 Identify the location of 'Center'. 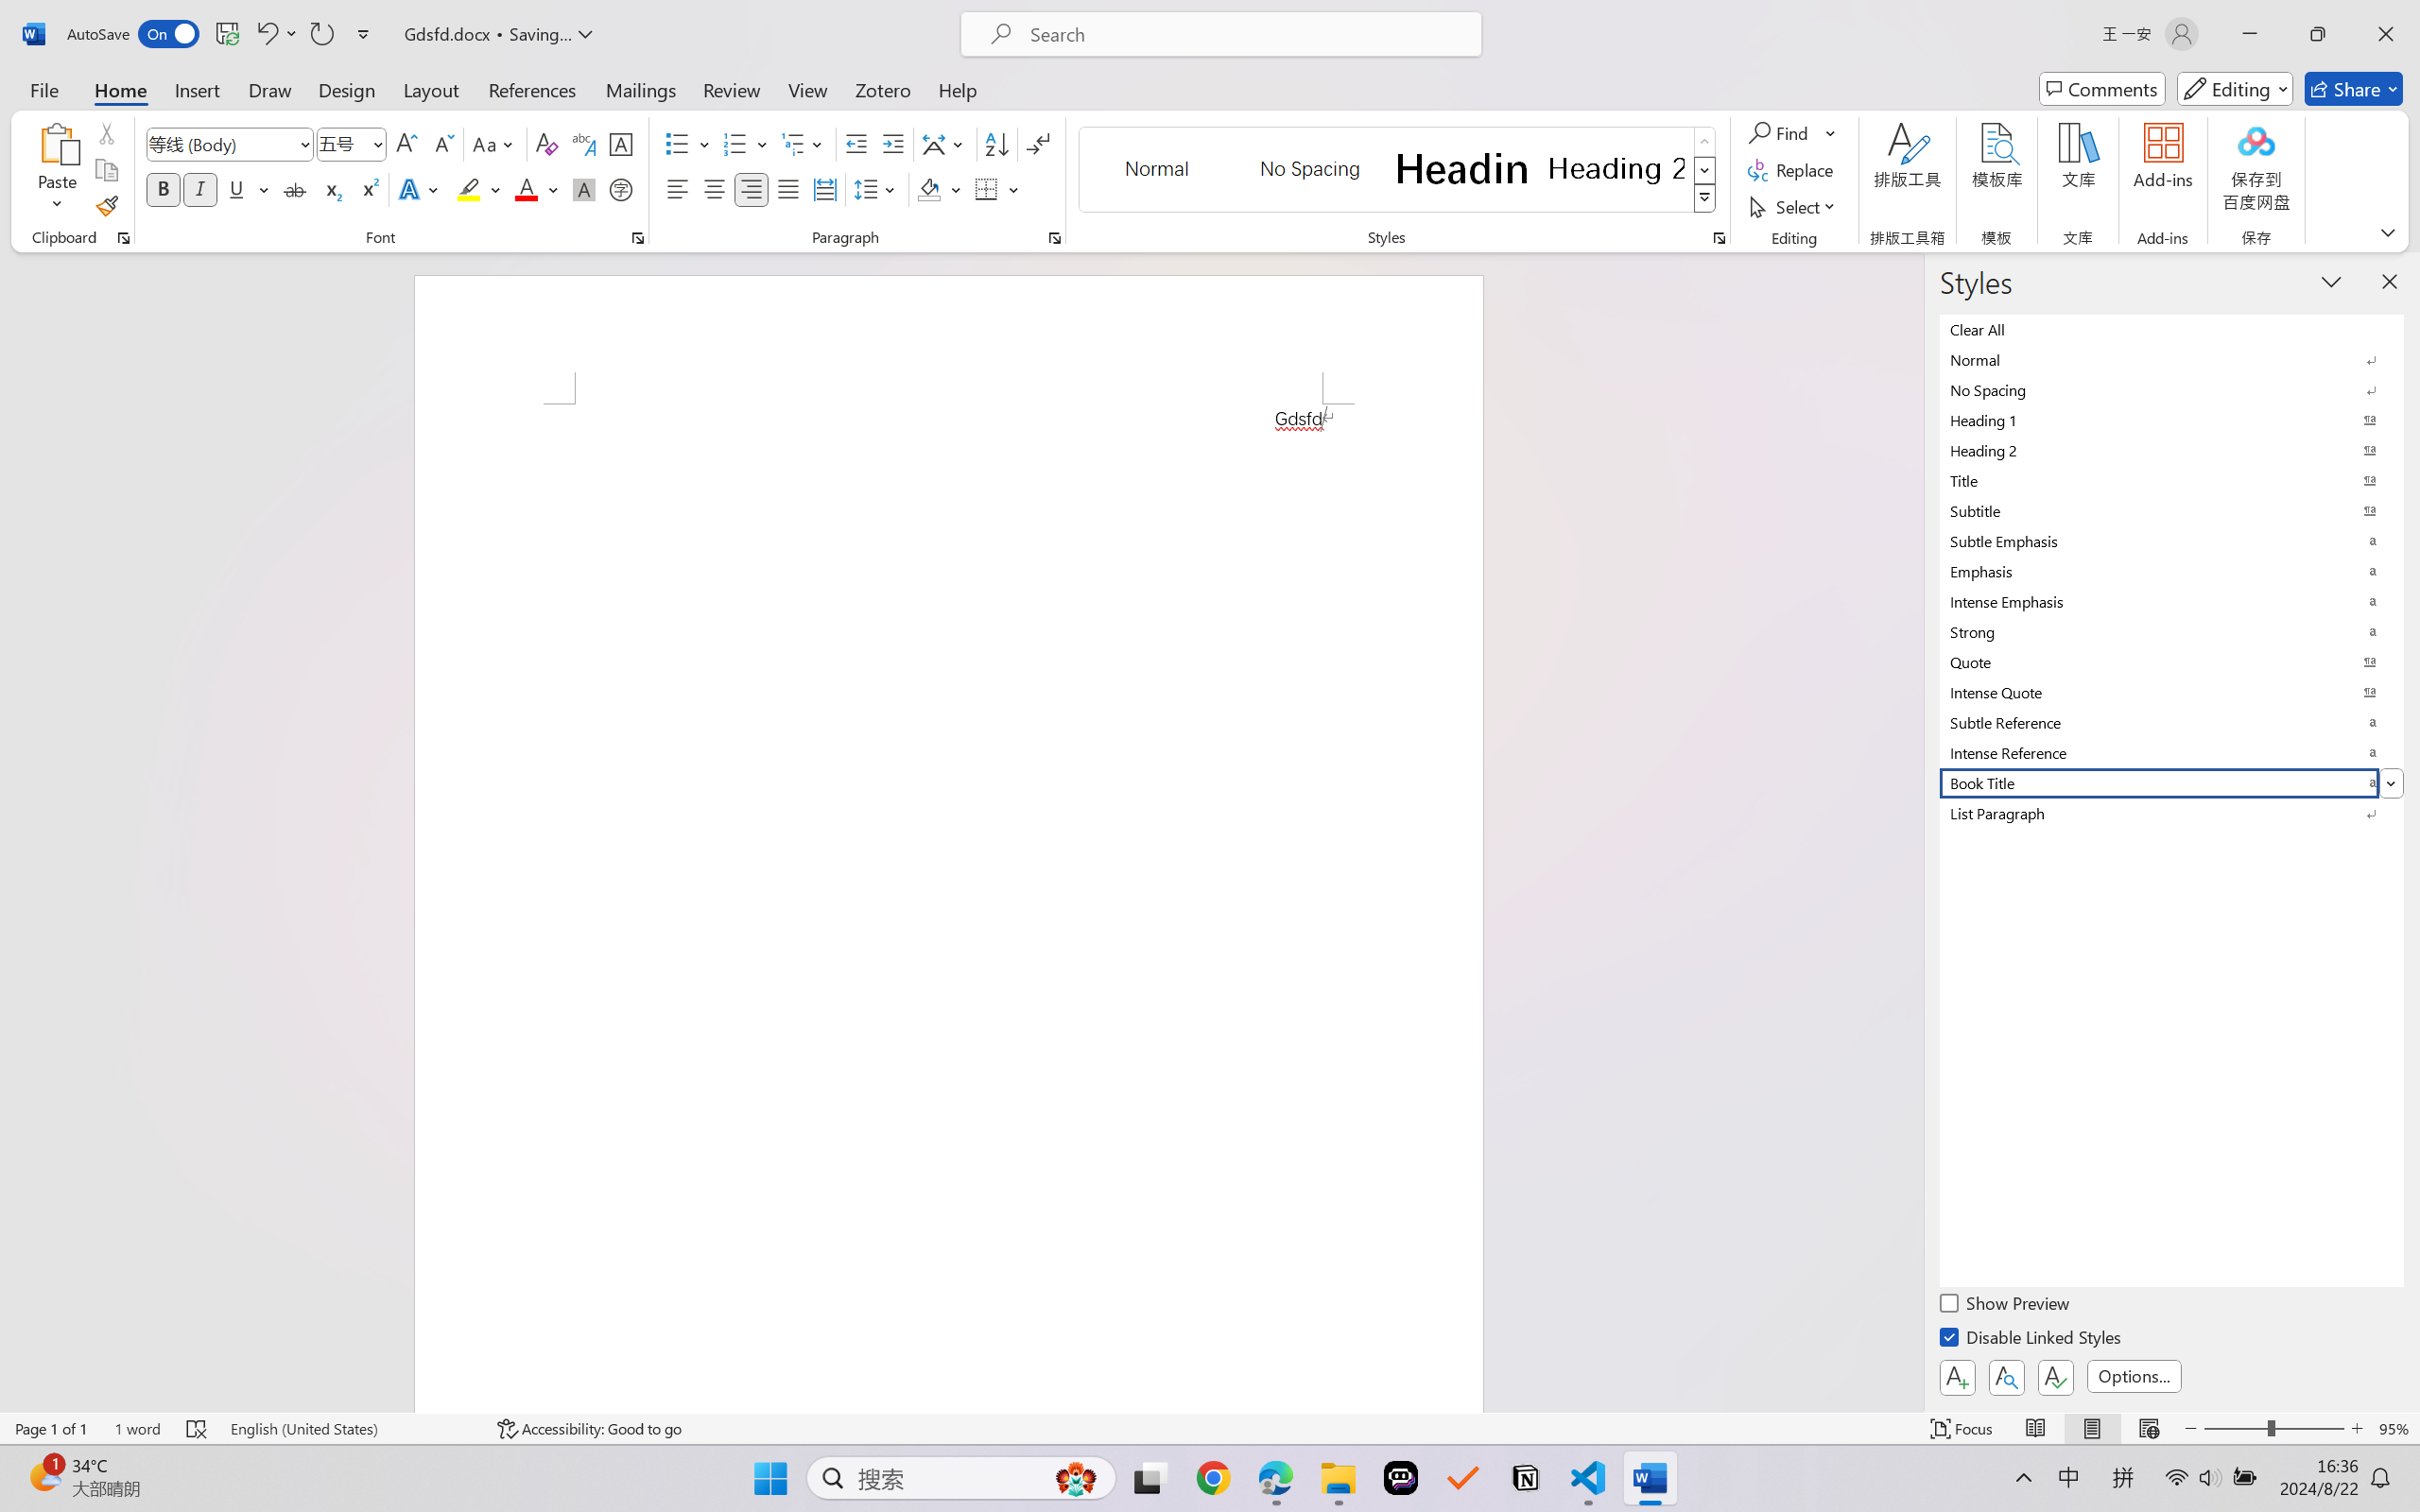
(713, 188).